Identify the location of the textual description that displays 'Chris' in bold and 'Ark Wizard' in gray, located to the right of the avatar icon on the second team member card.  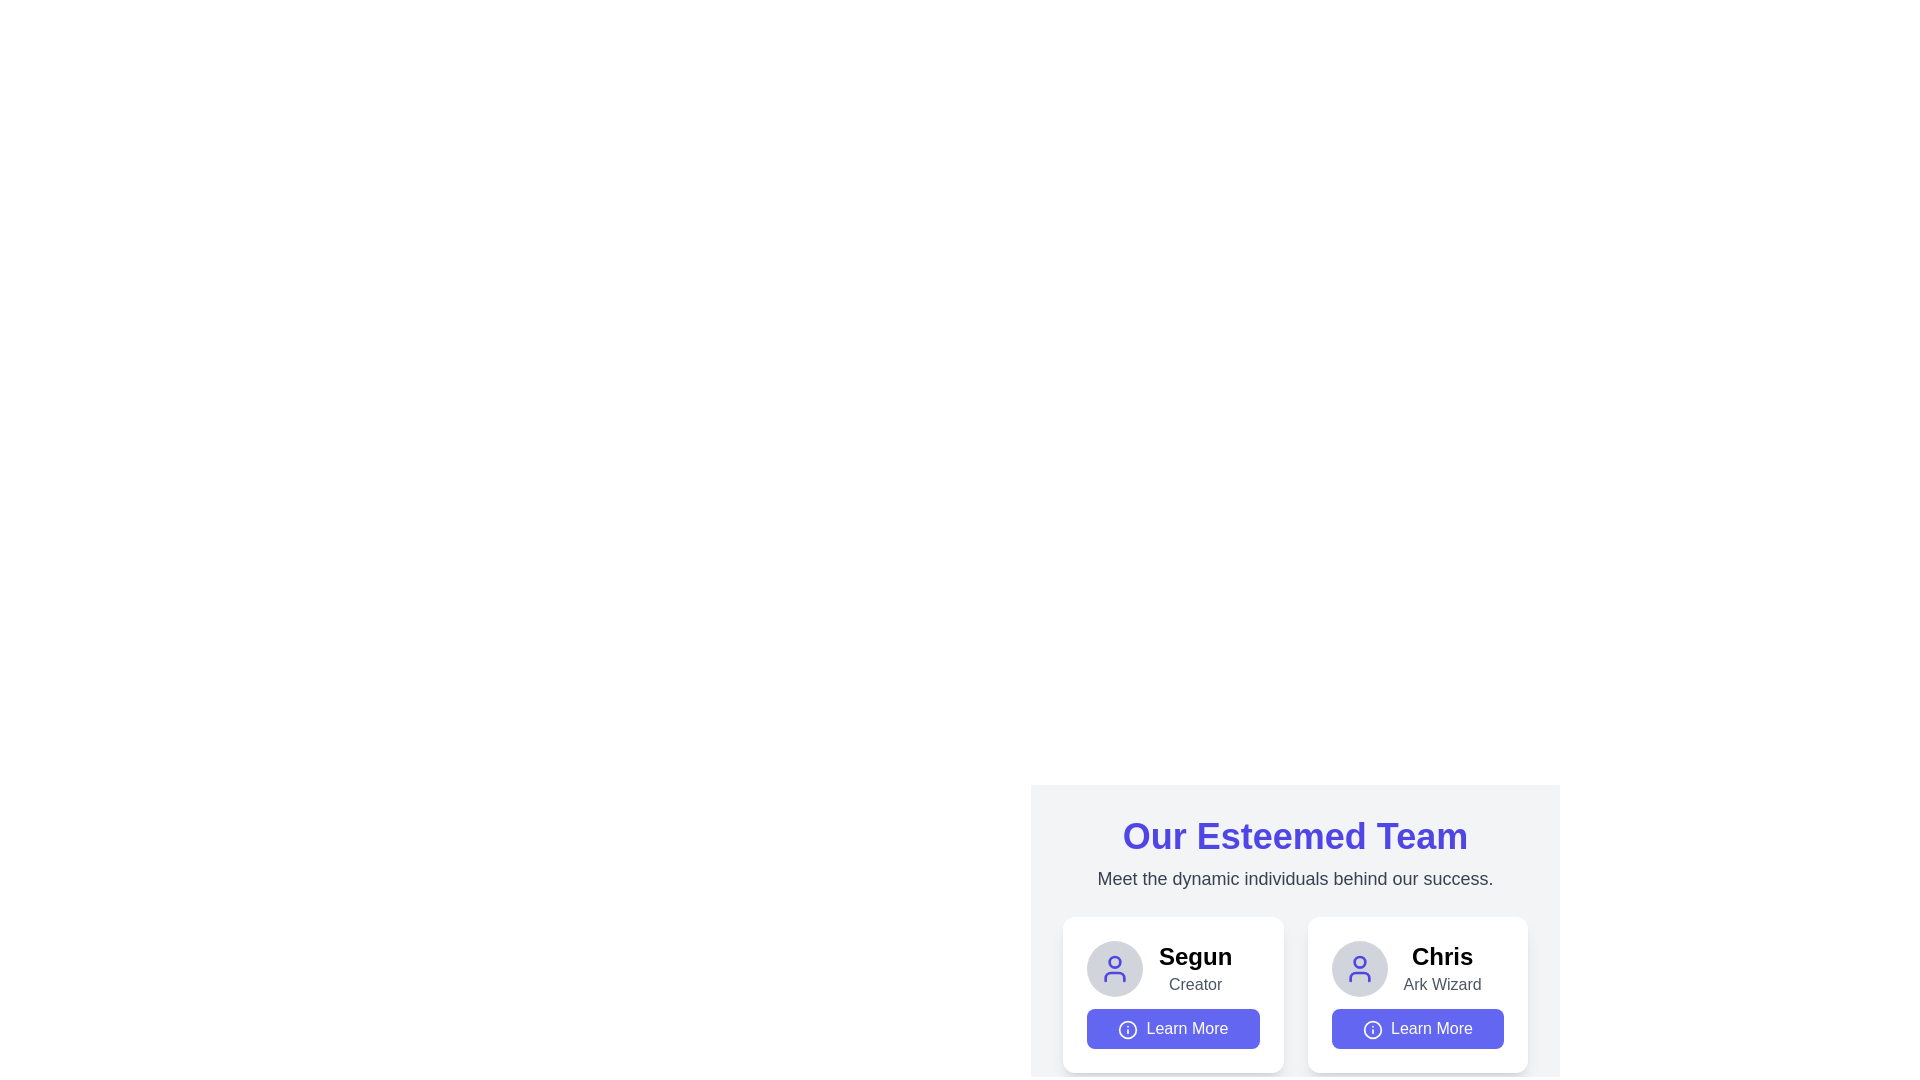
(1442, 967).